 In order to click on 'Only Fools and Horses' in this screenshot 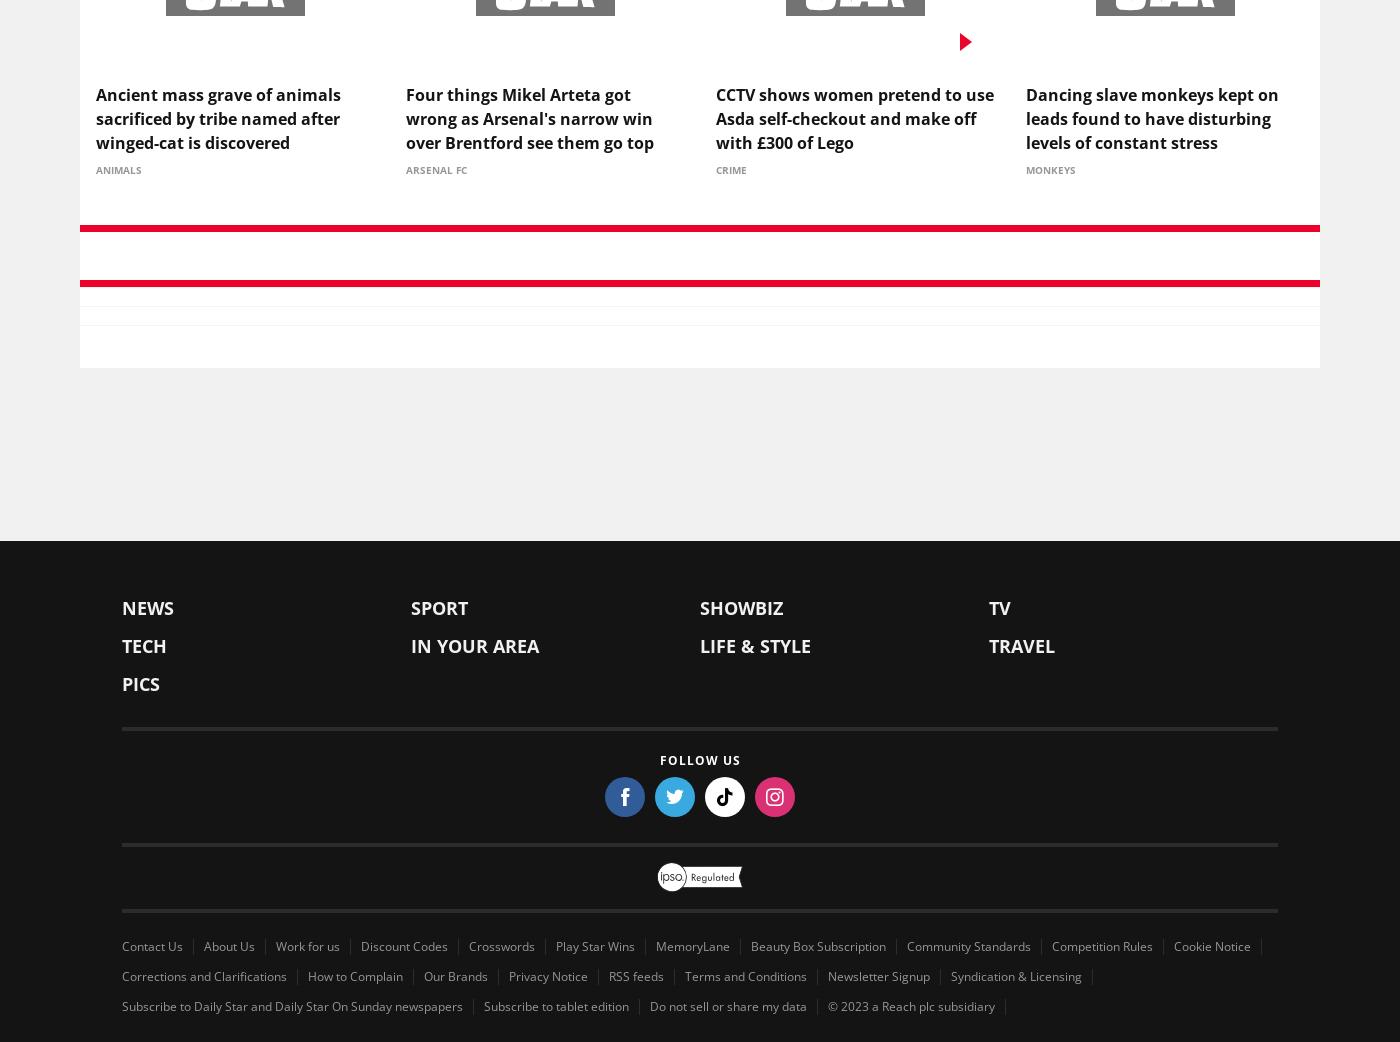, I will do `click(1070, 553)`.